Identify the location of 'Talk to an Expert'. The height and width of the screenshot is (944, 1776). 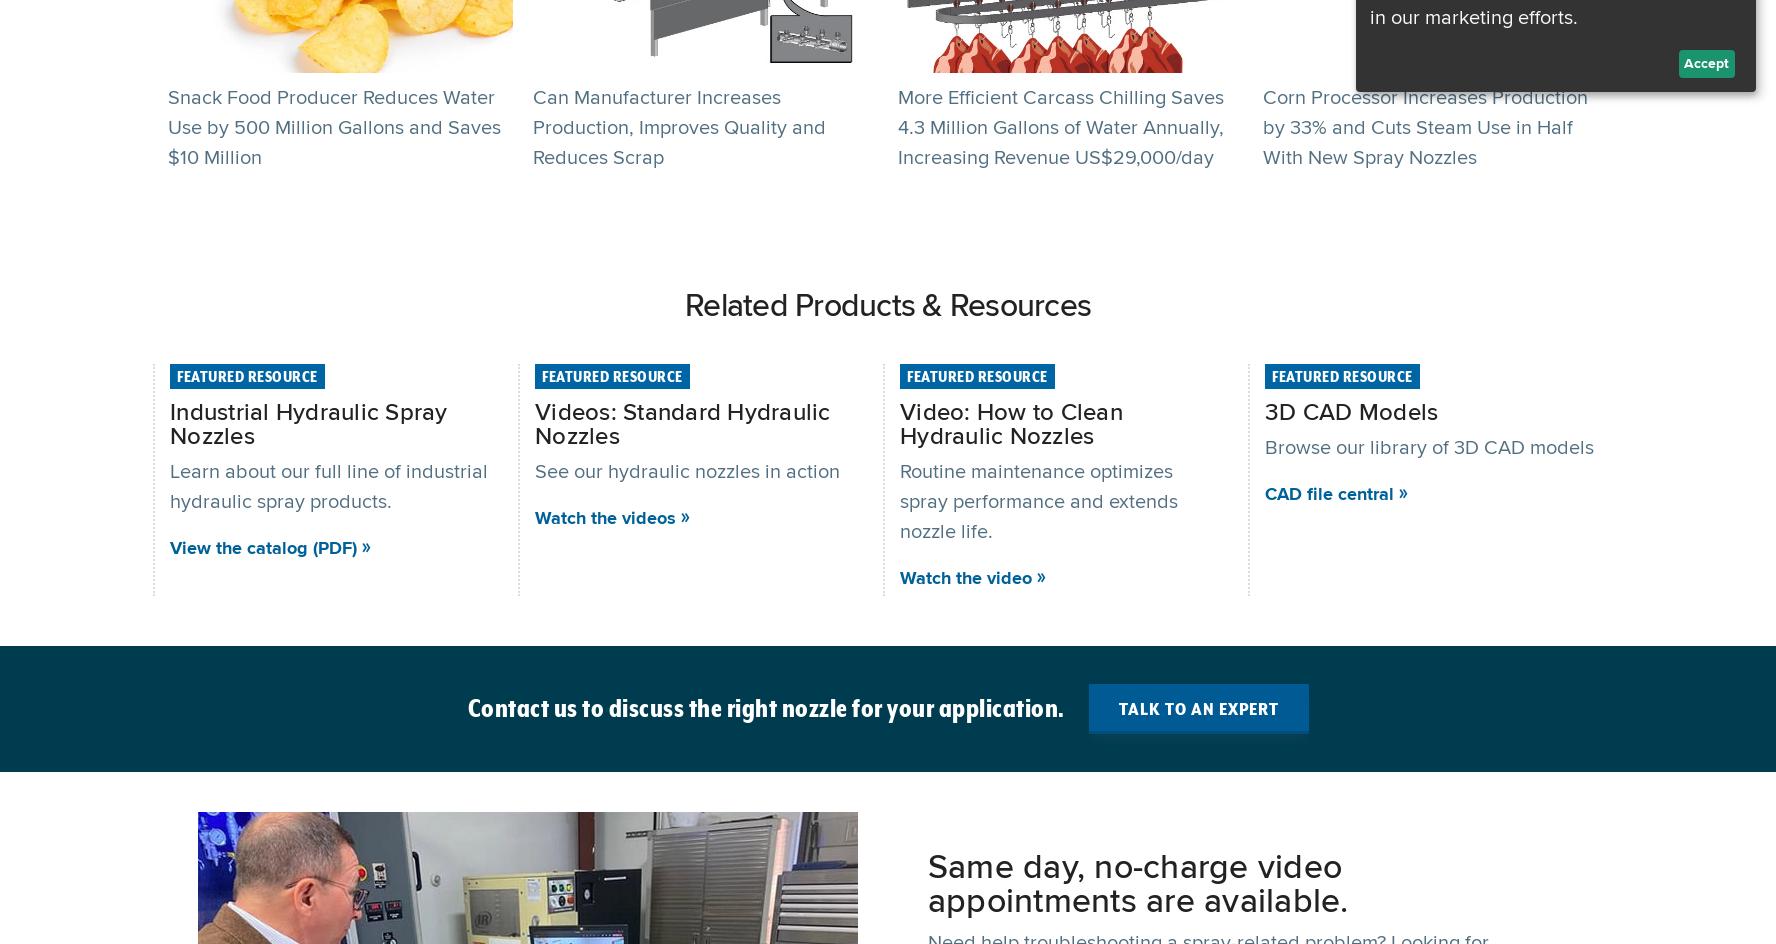
(1196, 708).